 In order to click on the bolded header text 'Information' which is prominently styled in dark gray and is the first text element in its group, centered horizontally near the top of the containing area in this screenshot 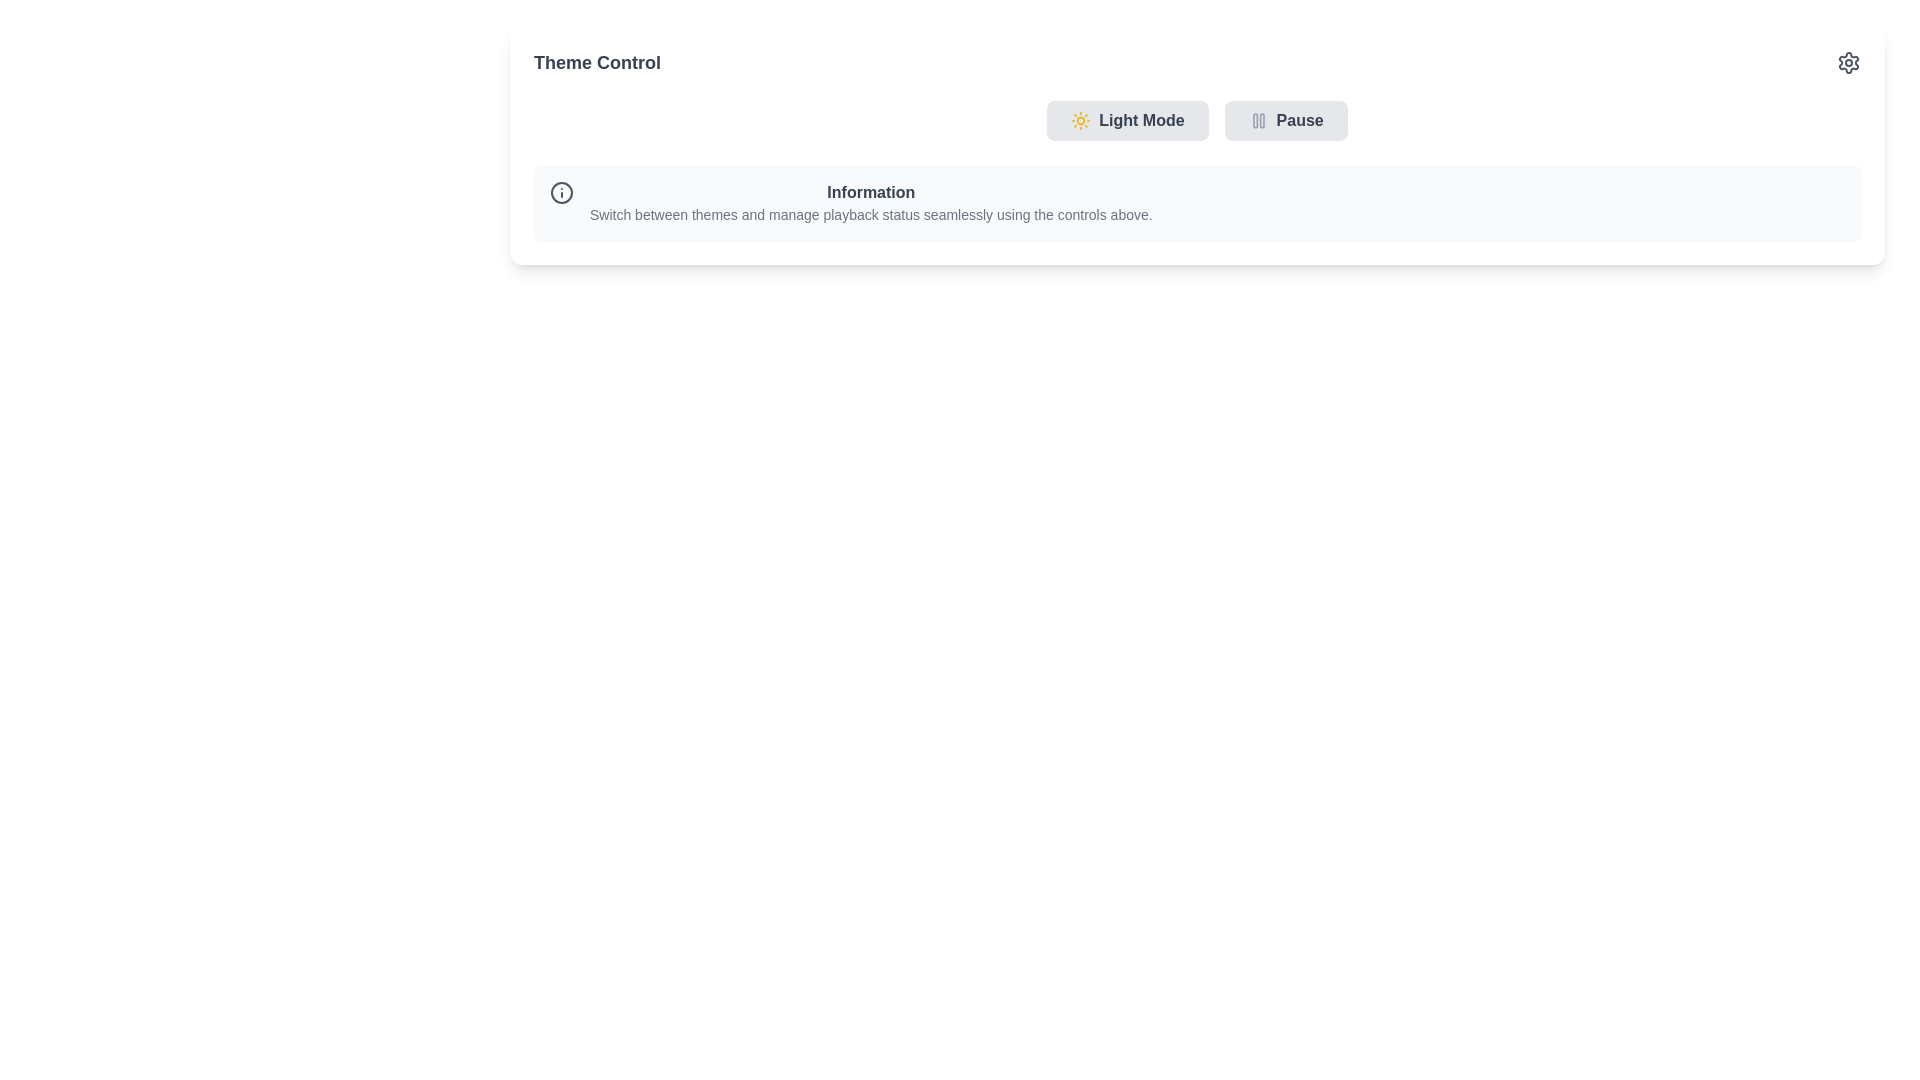, I will do `click(871, 192)`.